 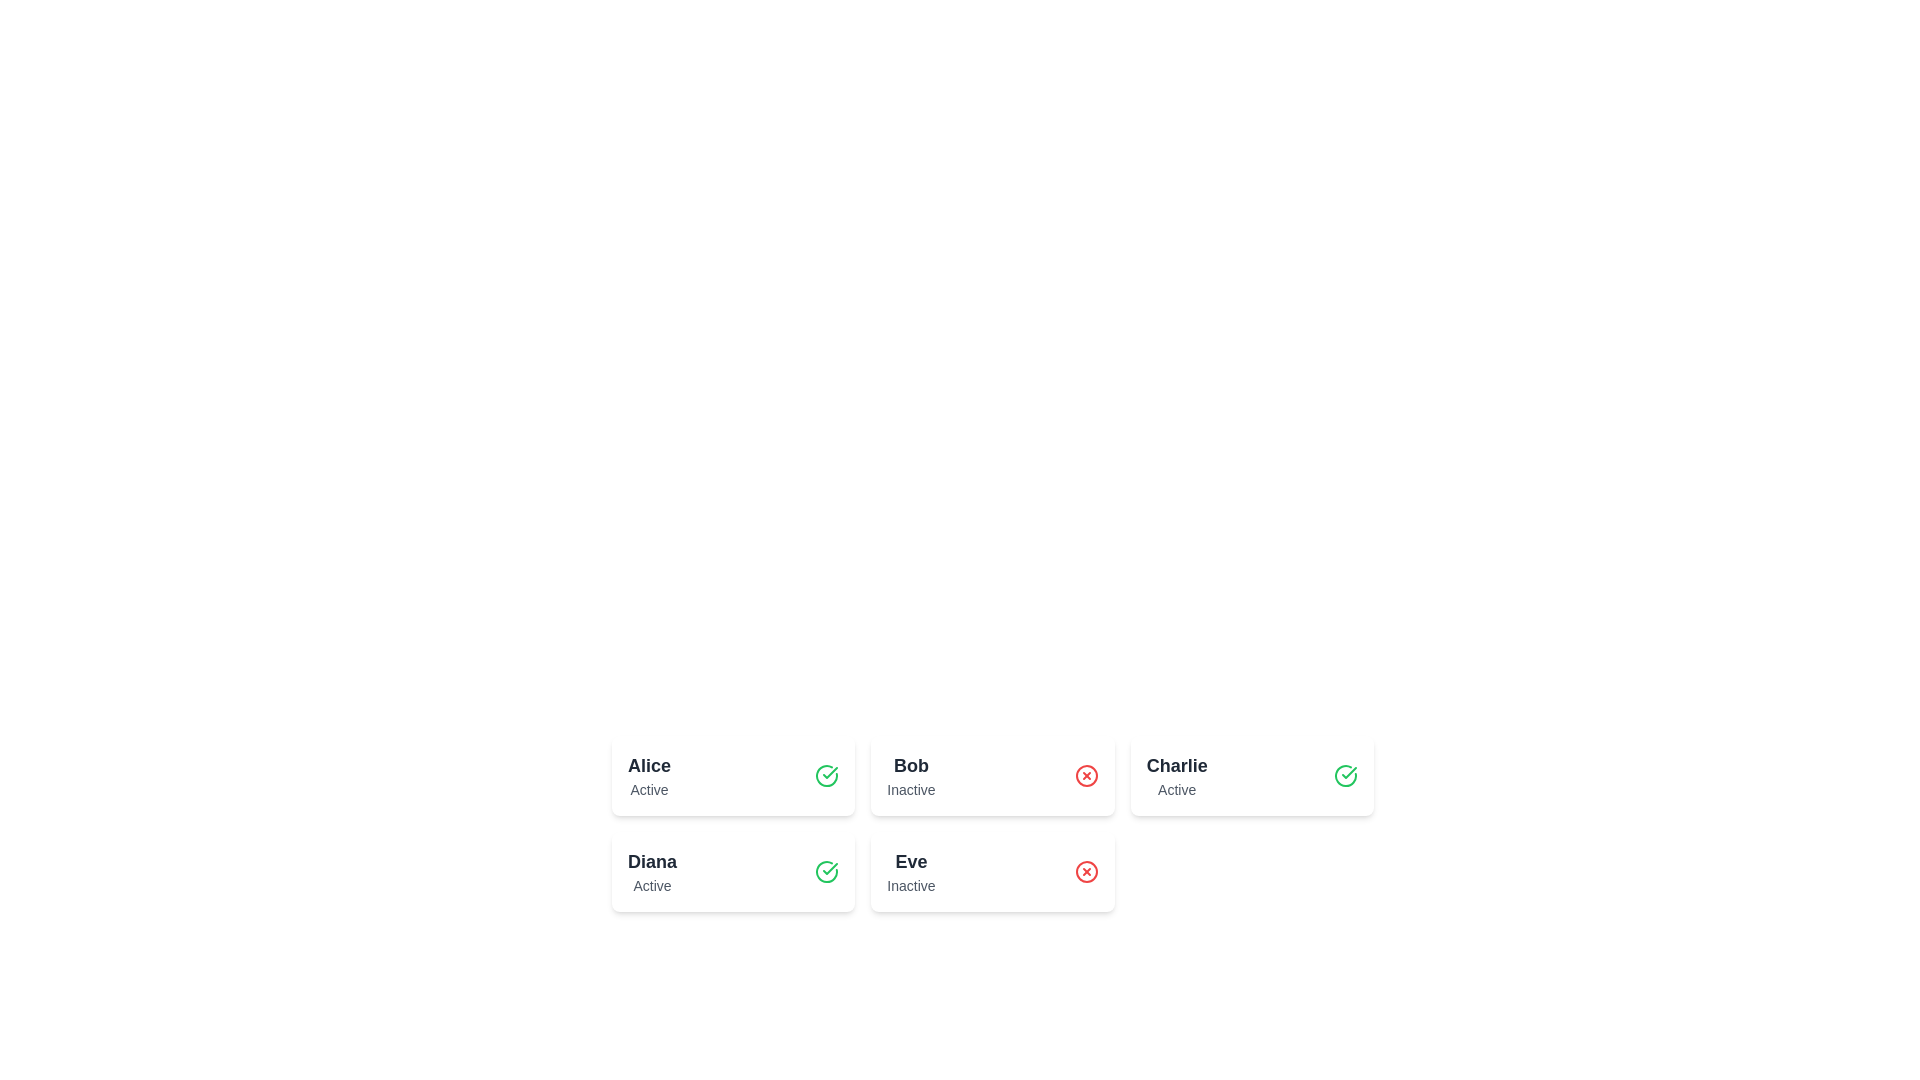 I want to click on the status indicator icon located in the top-right corner of the 'Charlie Active' card, which signifies a positive or successful state, so click(x=1345, y=774).